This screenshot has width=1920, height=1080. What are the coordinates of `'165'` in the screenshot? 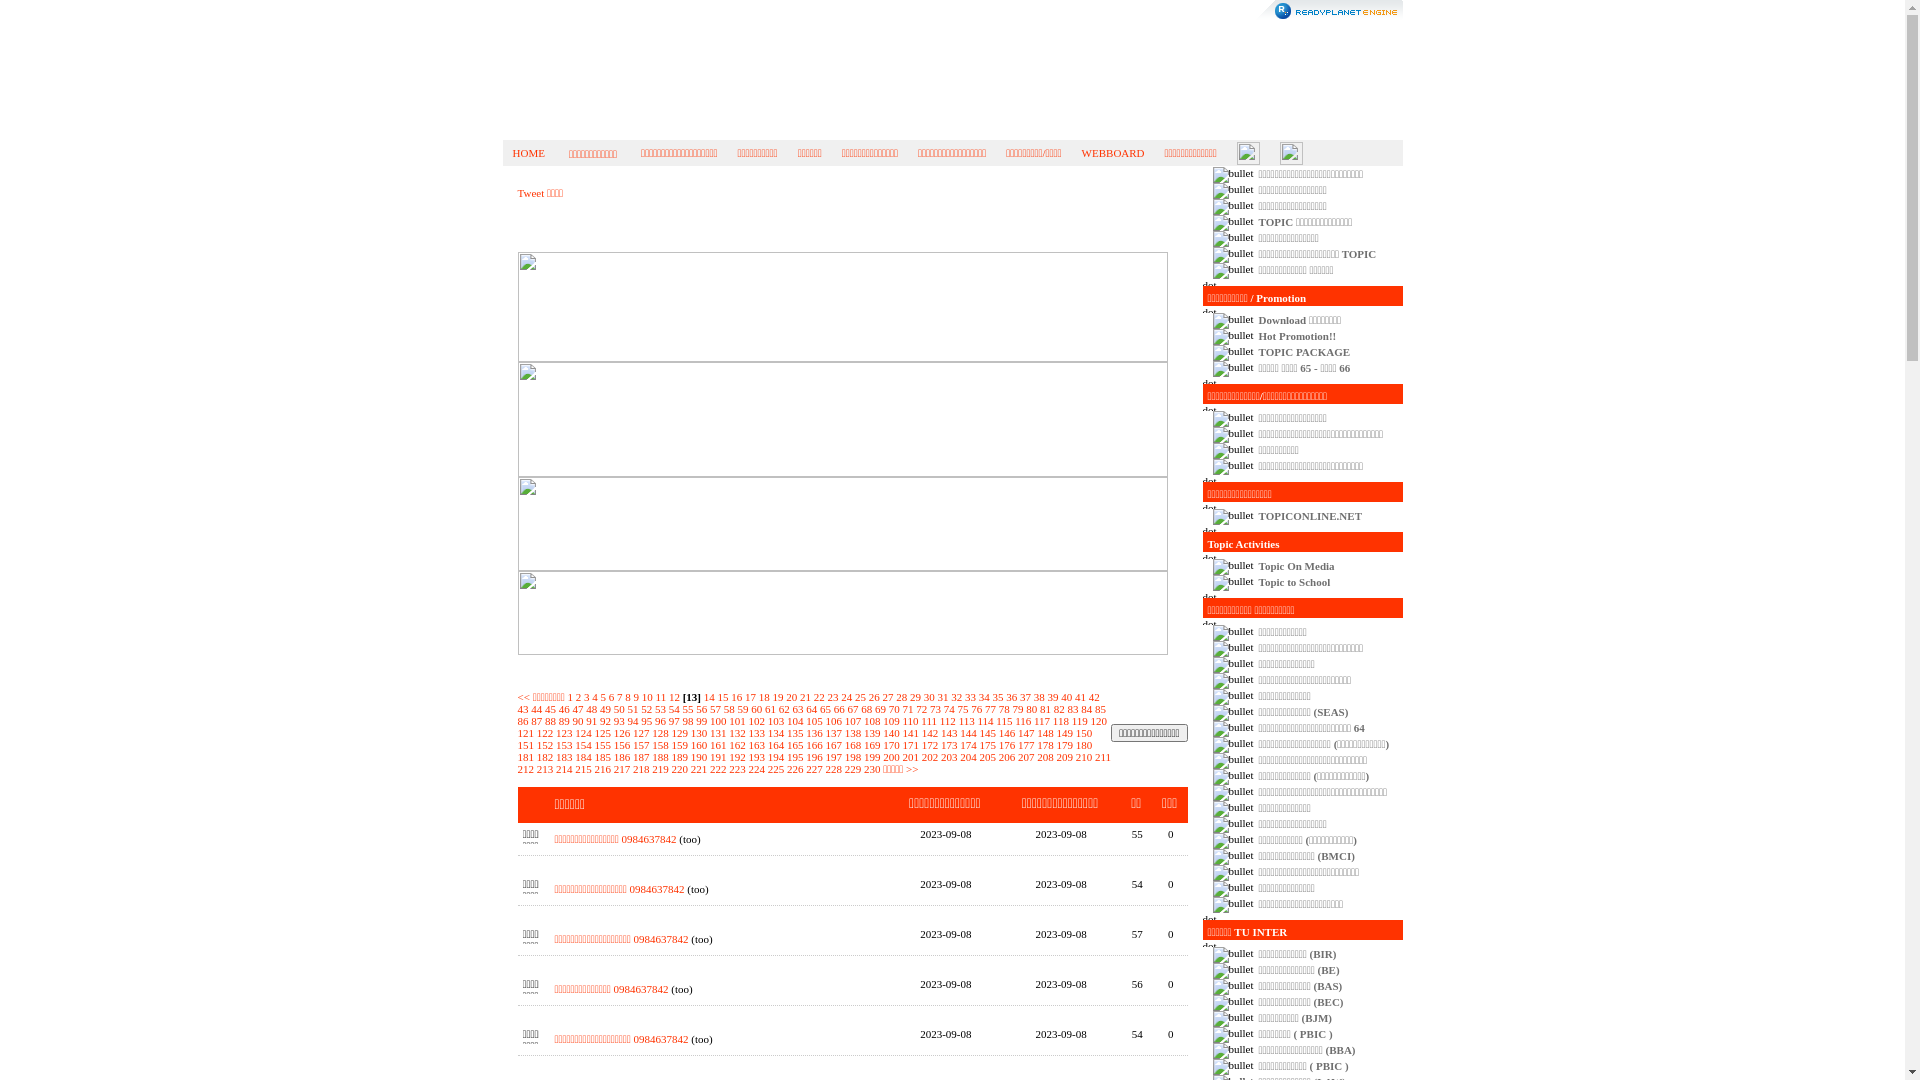 It's located at (786, 744).